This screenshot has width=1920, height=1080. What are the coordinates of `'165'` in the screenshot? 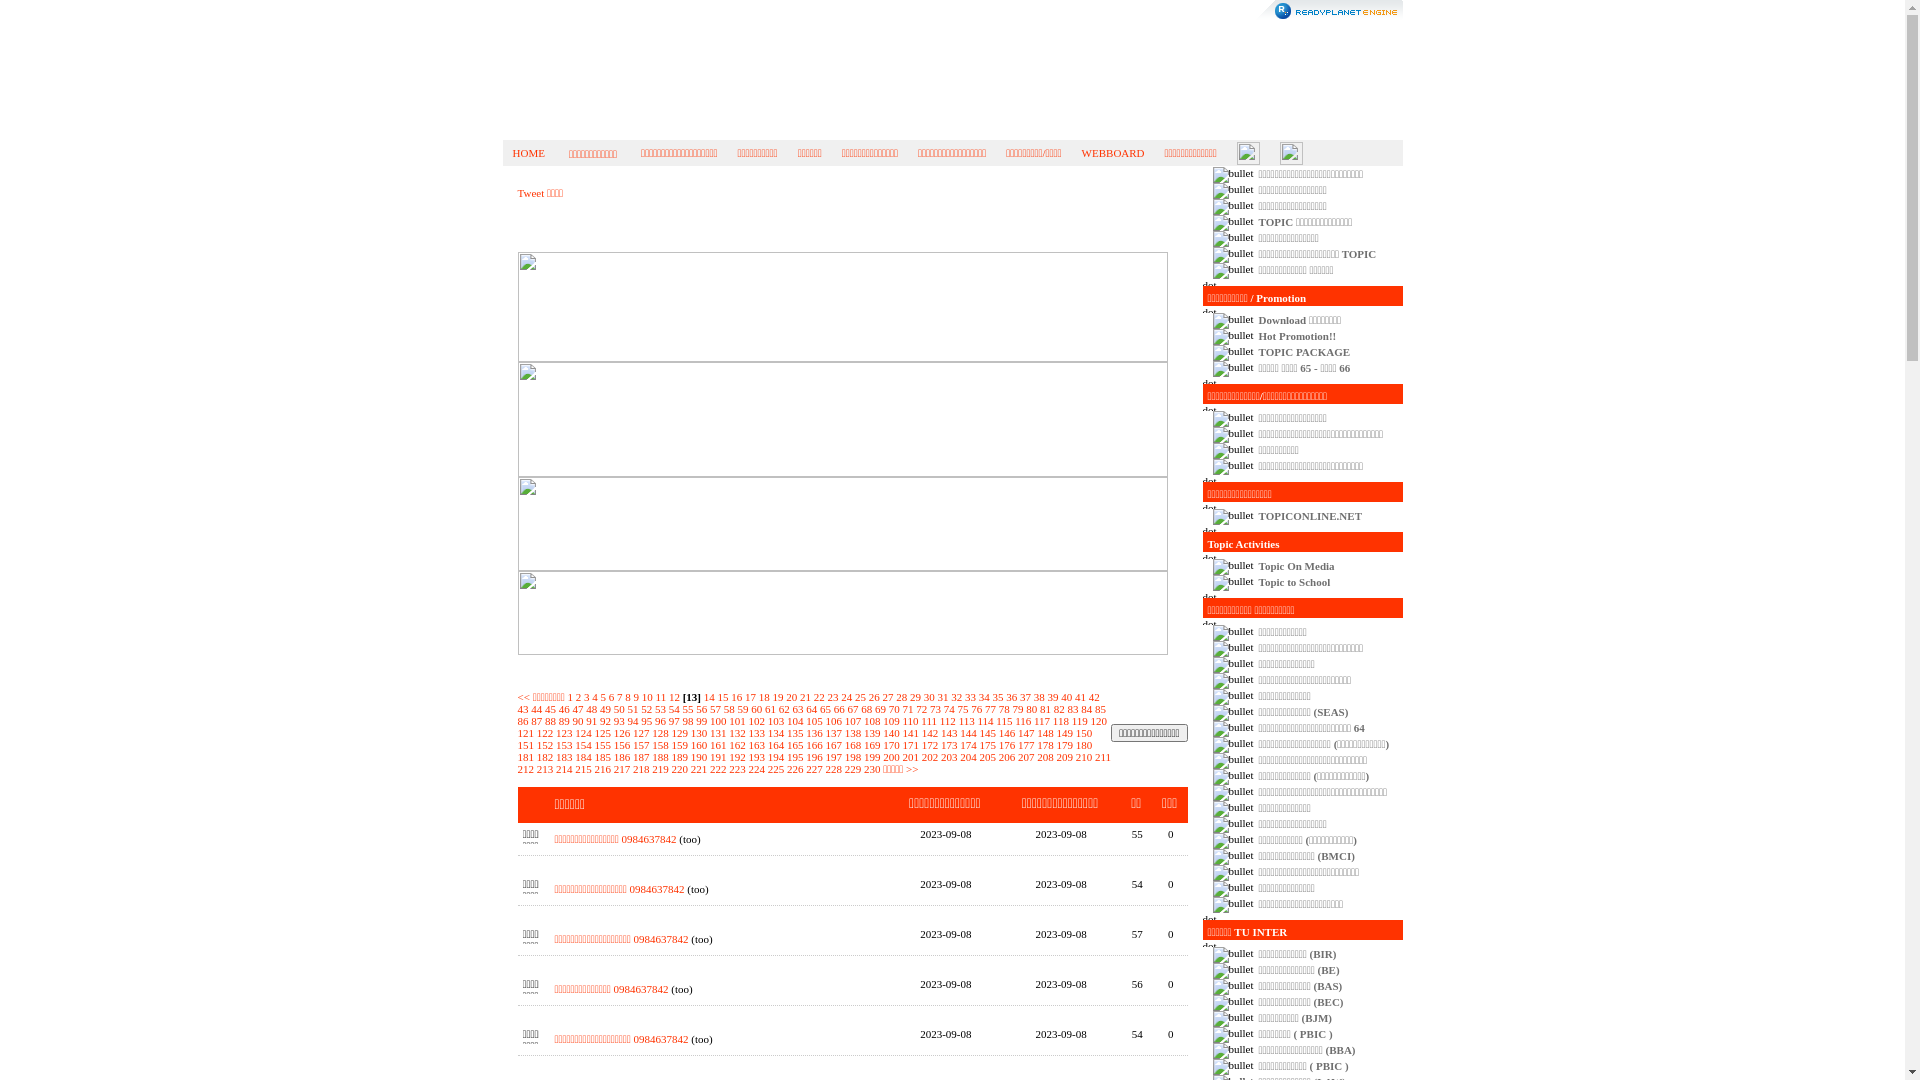 It's located at (786, 744).